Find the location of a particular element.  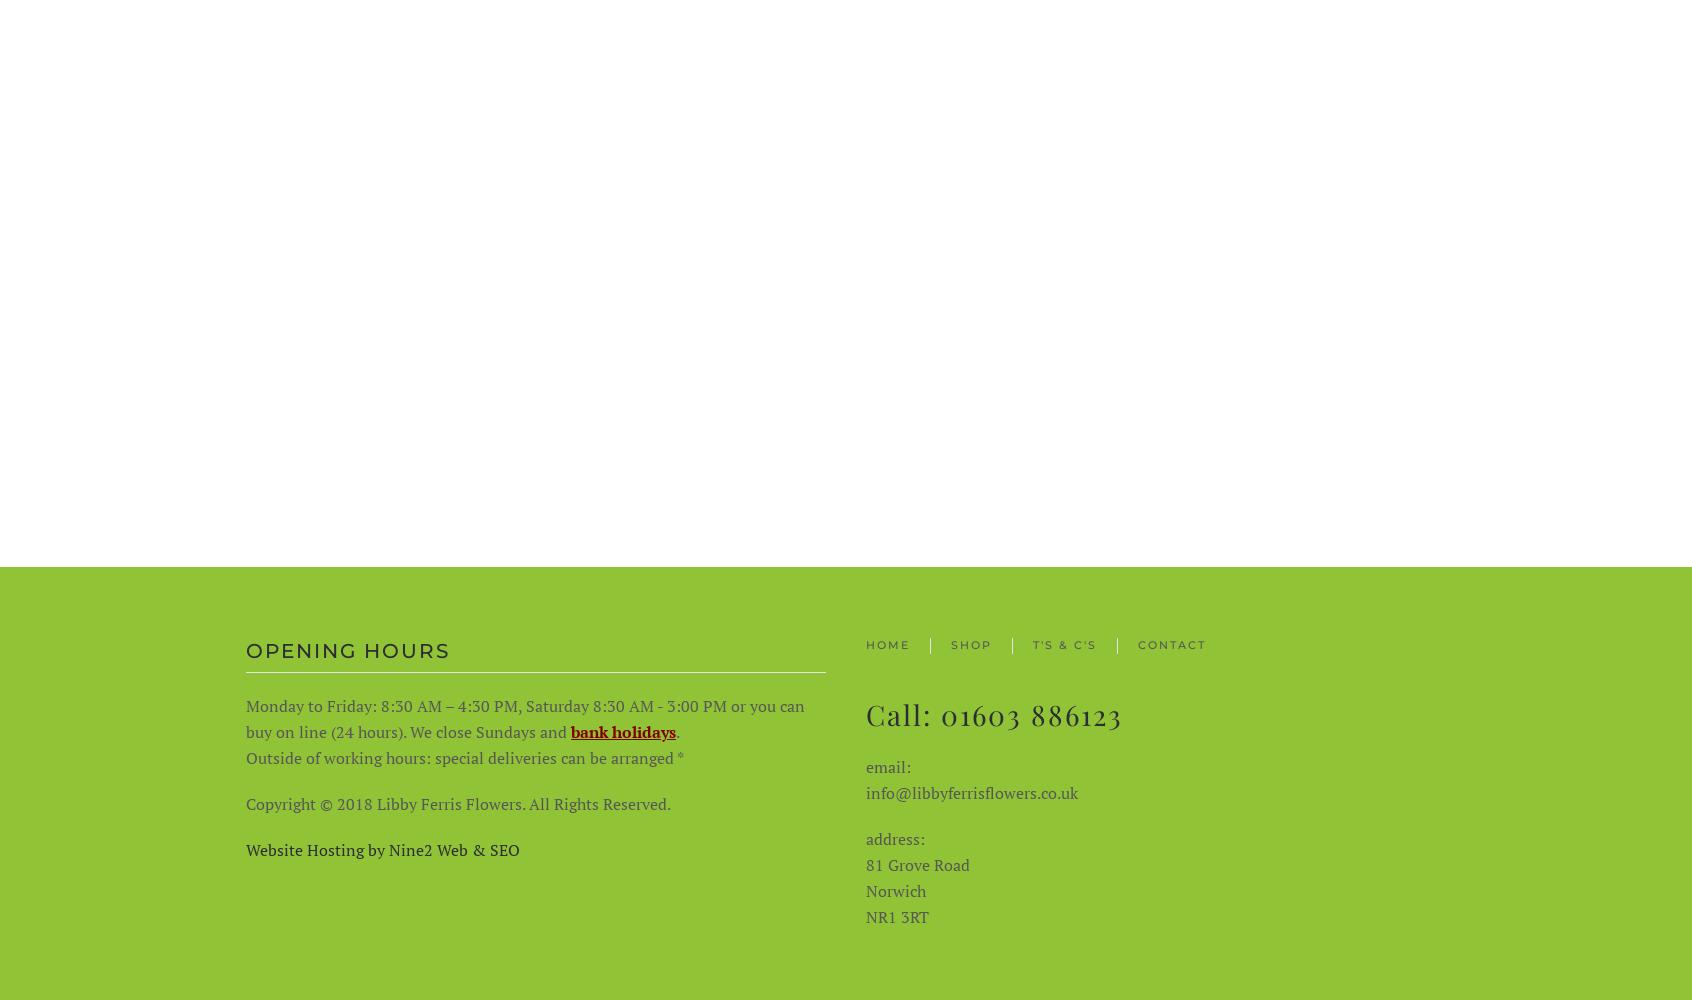

'NR1 3RT' is located at coordinates (896, 917).